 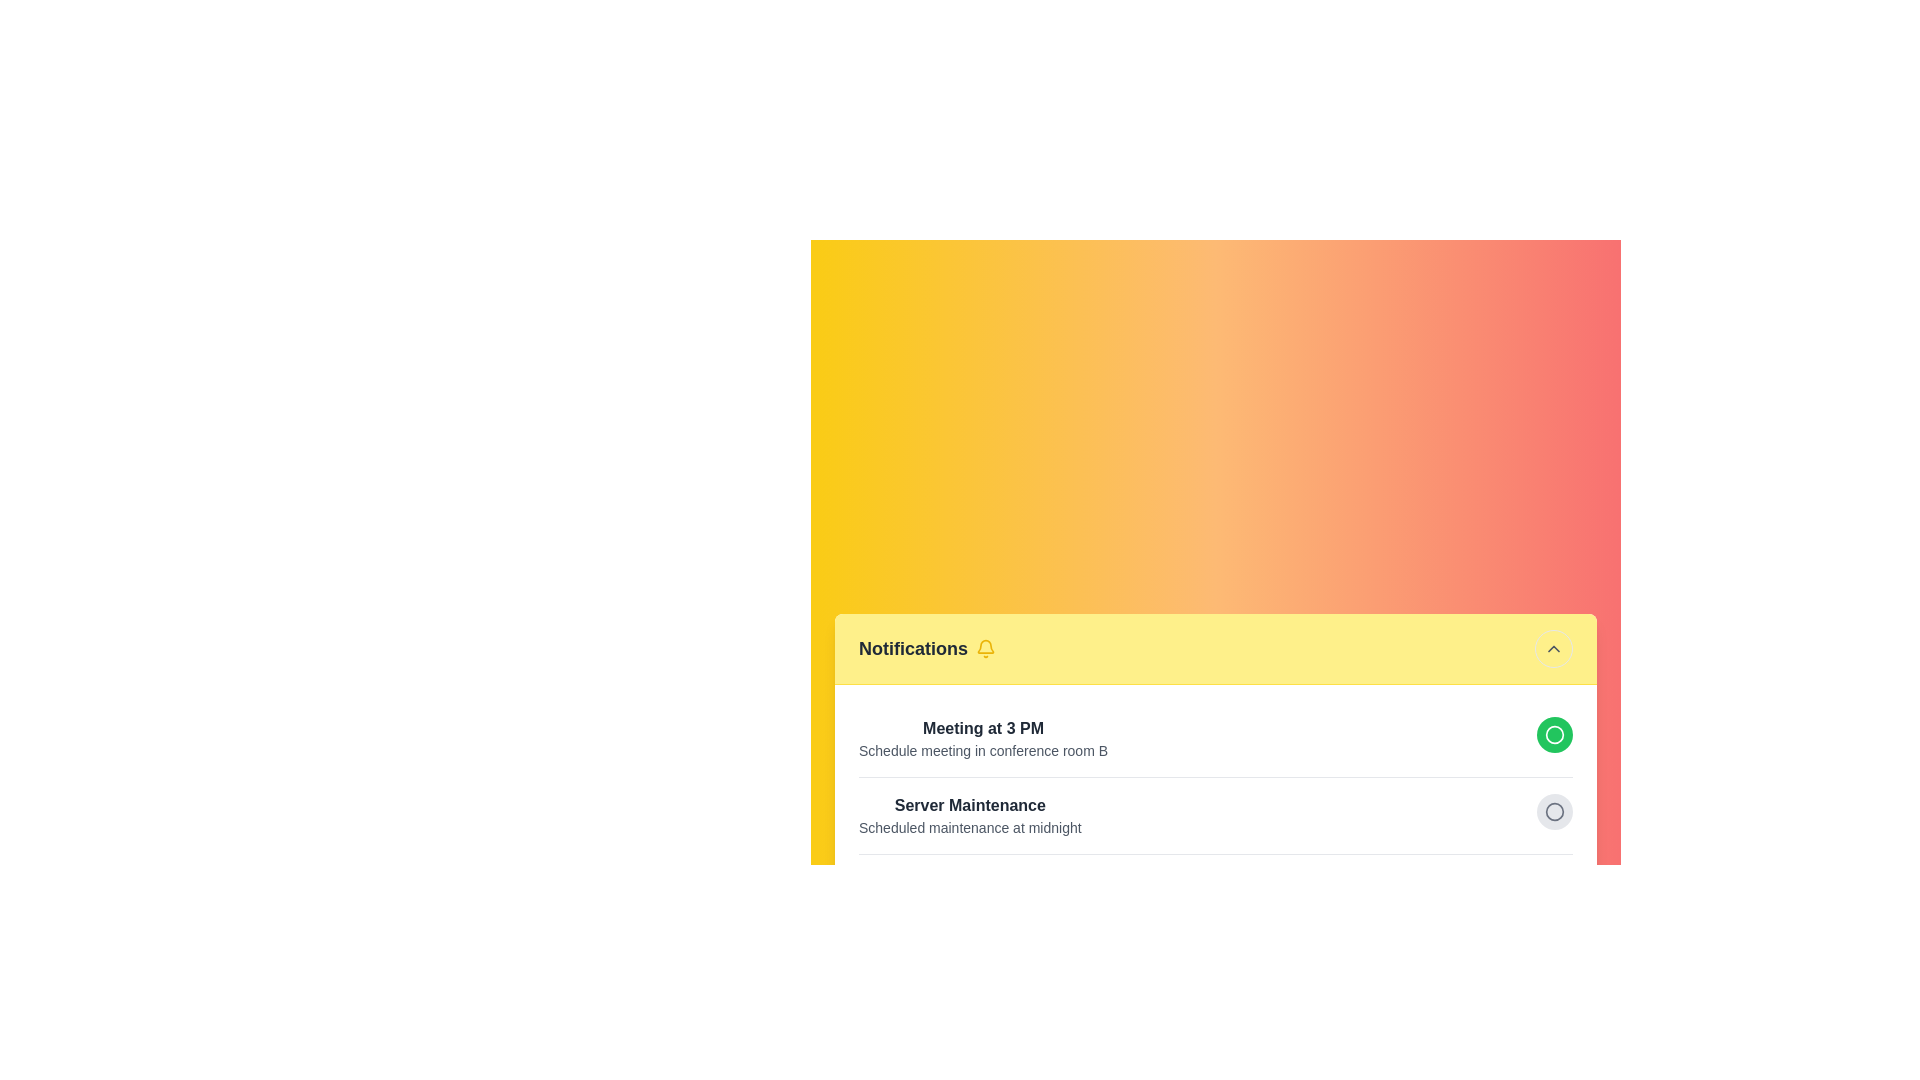 What do you see at coordinates (1553, 648) in the screenshot?
I see `the circular button with a gray border and an upward-pointing chevron icon located in the top right corner of the yellow notification bar` at bounding box center [1553, 648].